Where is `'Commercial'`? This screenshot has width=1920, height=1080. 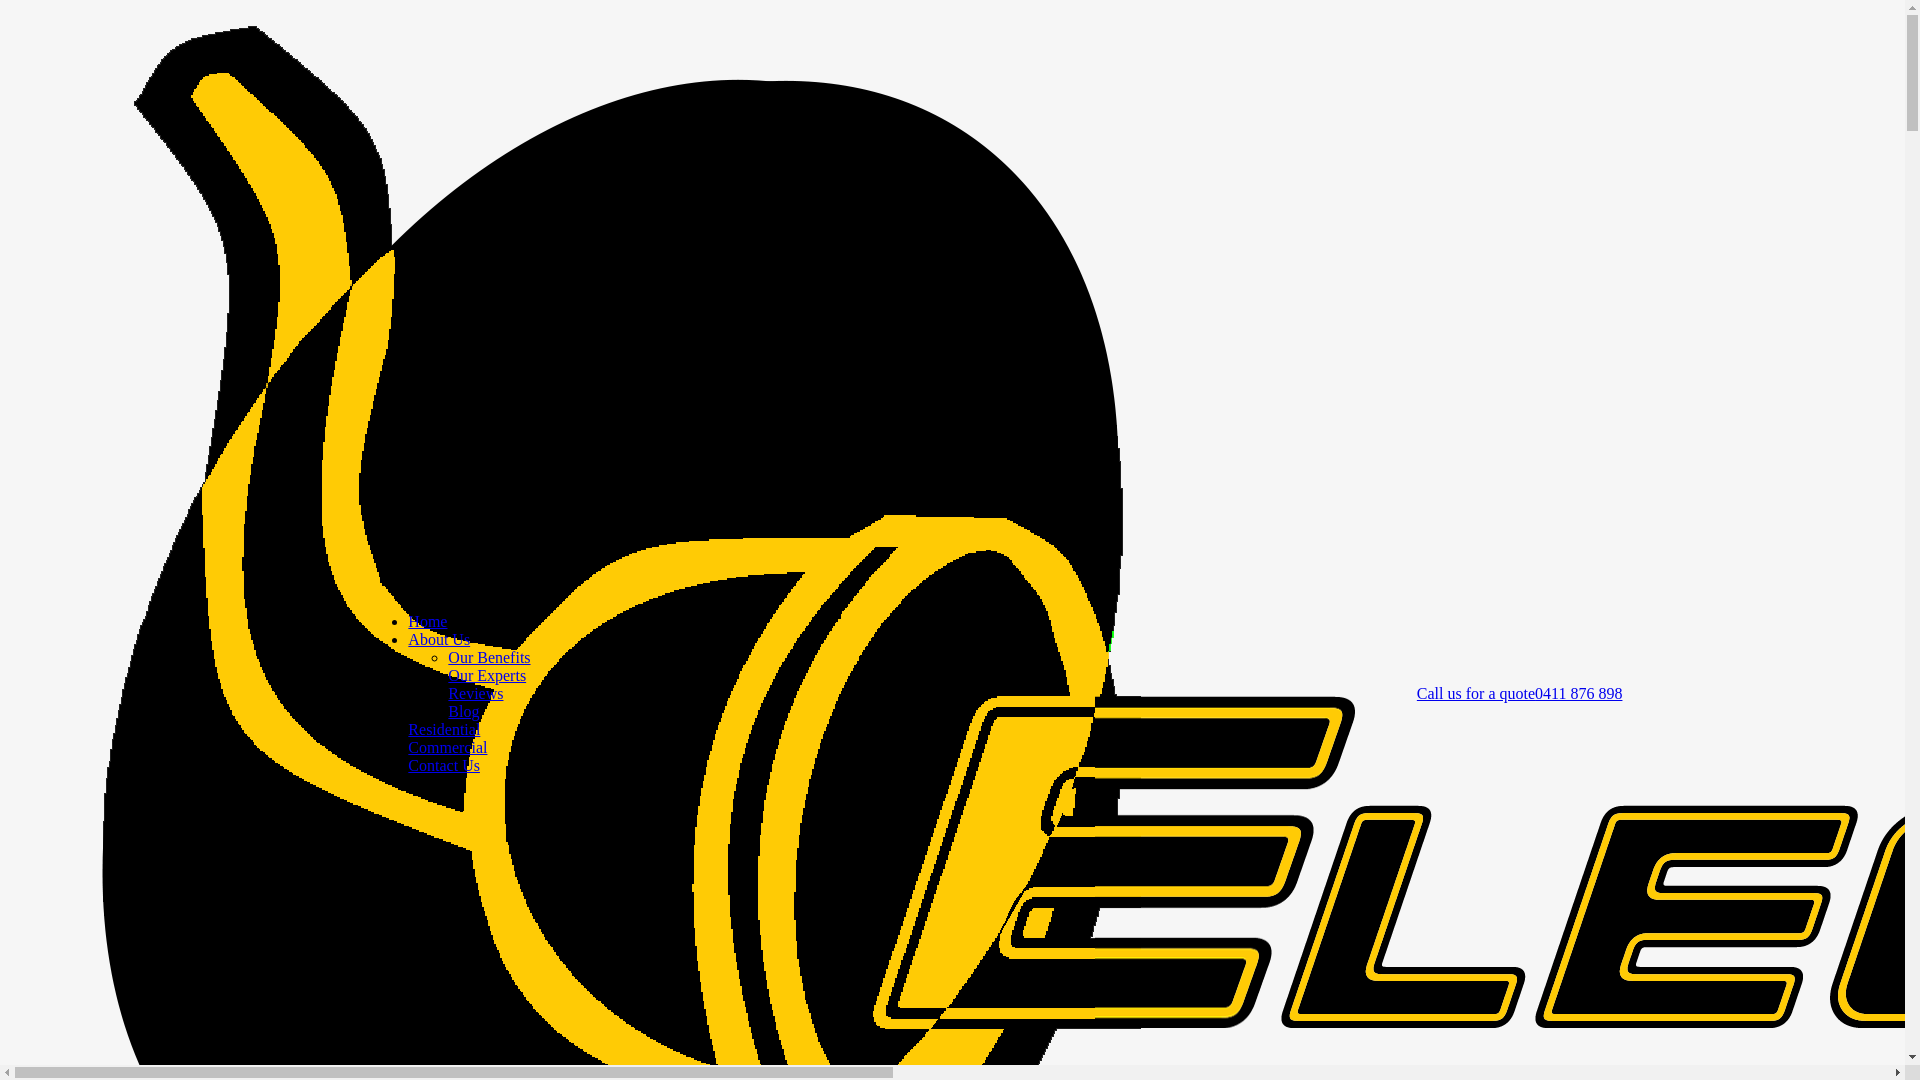
'Commercial' is located at coordinates (407, 747).